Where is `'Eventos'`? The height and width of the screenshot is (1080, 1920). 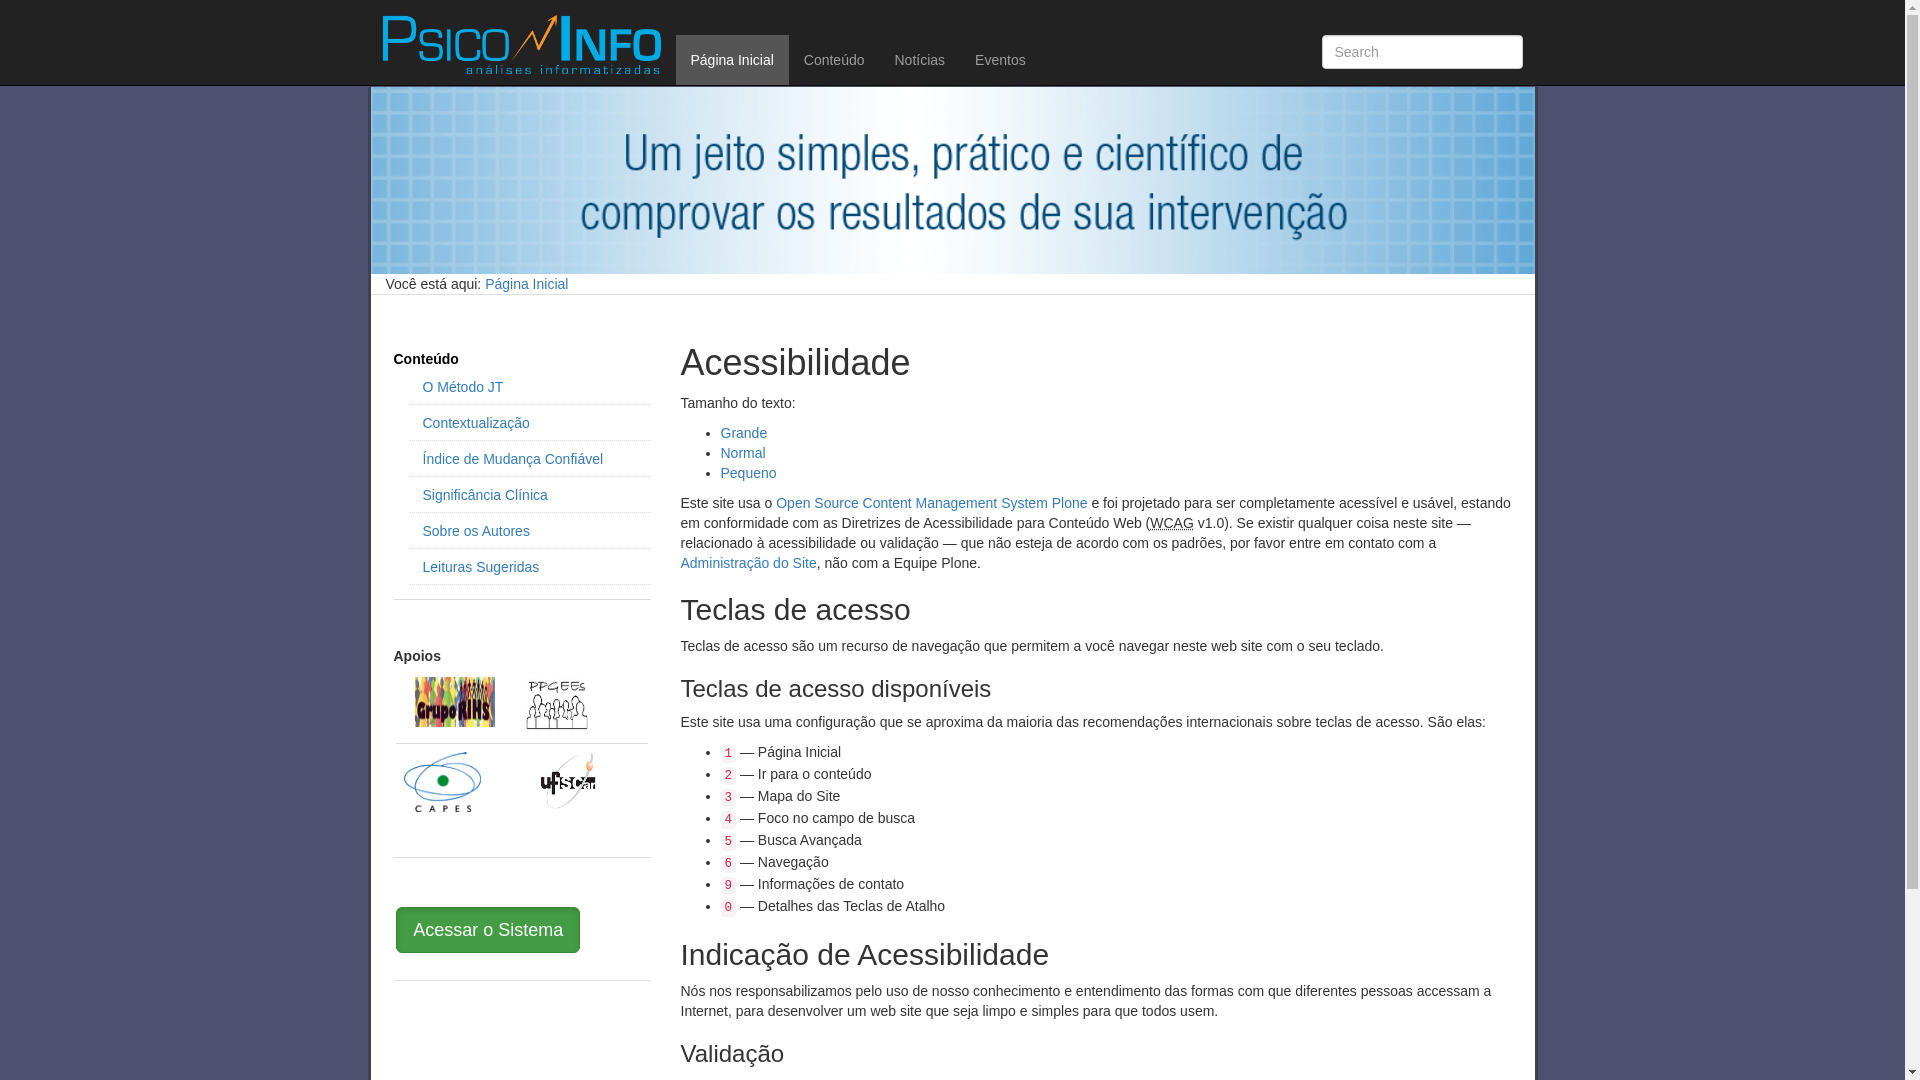
'Eventos' is located at coordinates (1000, 59).